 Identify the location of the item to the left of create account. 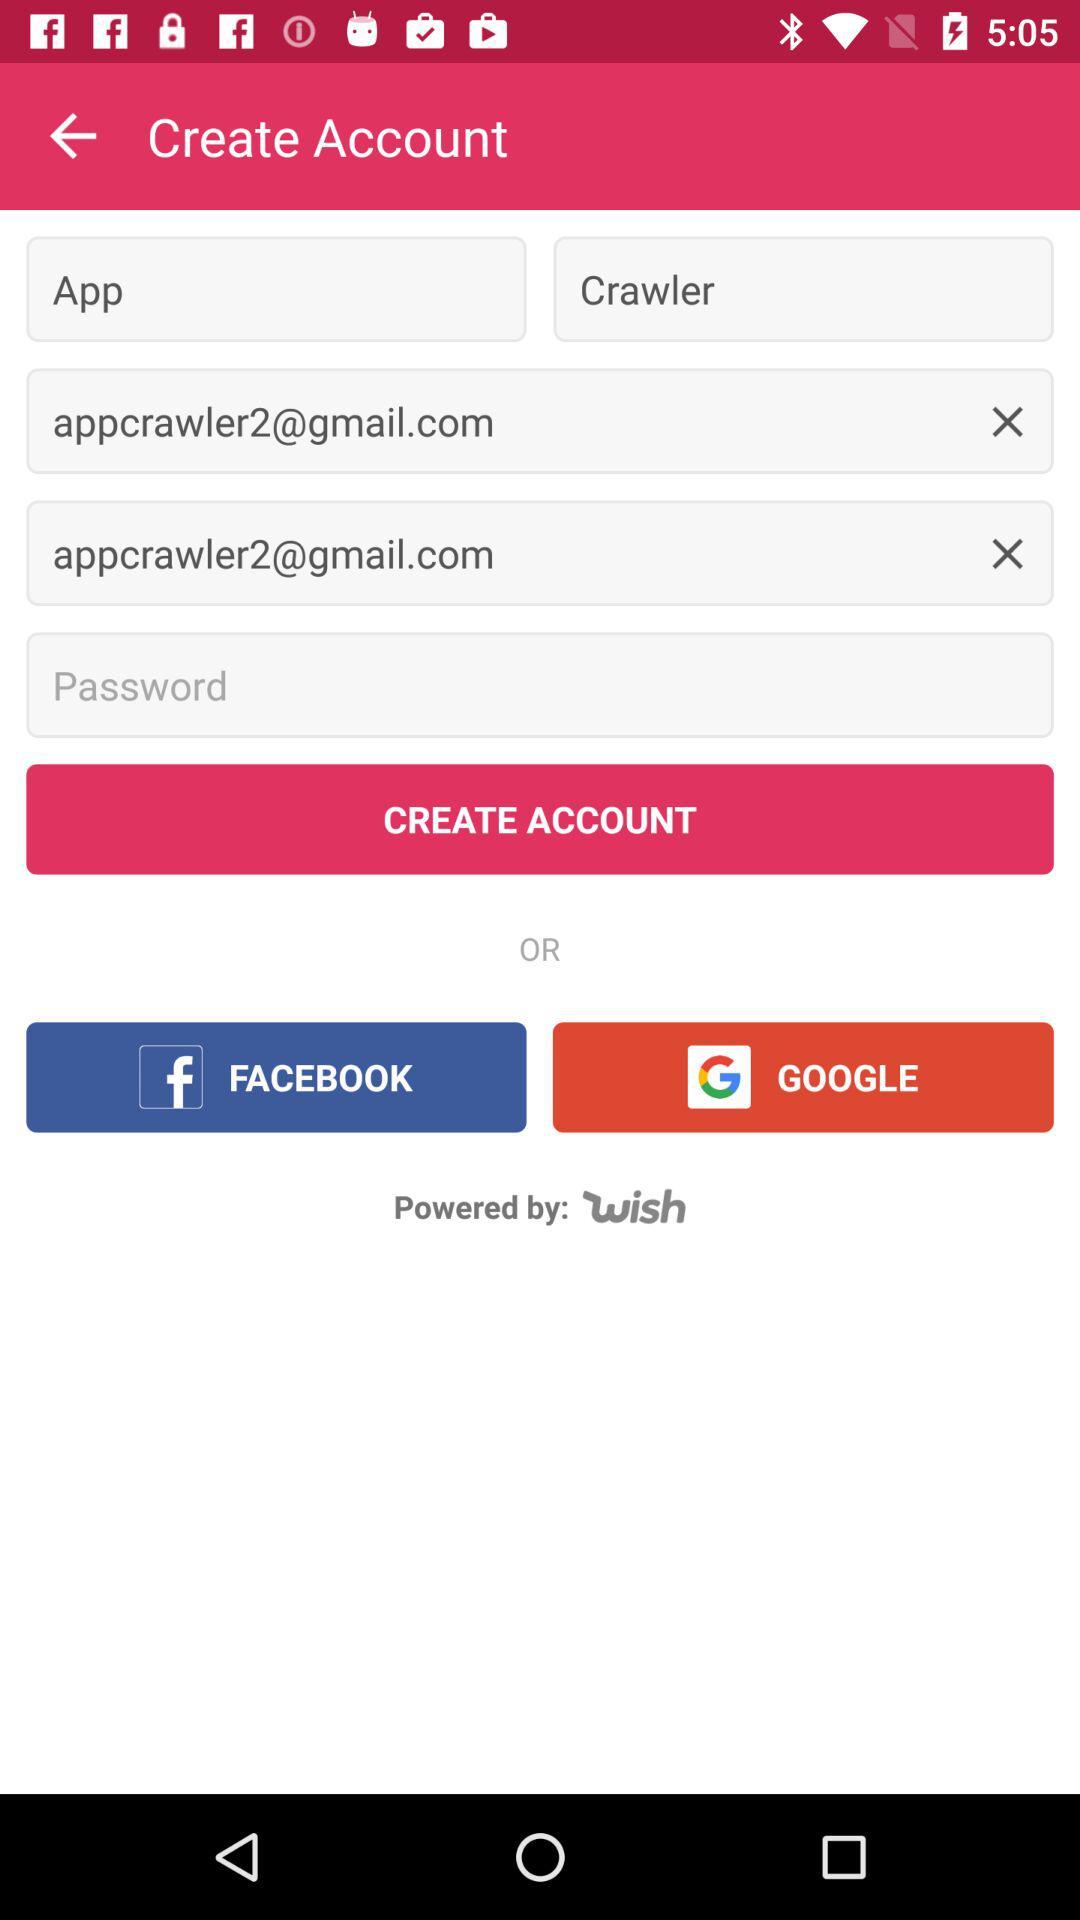
(72, 135).